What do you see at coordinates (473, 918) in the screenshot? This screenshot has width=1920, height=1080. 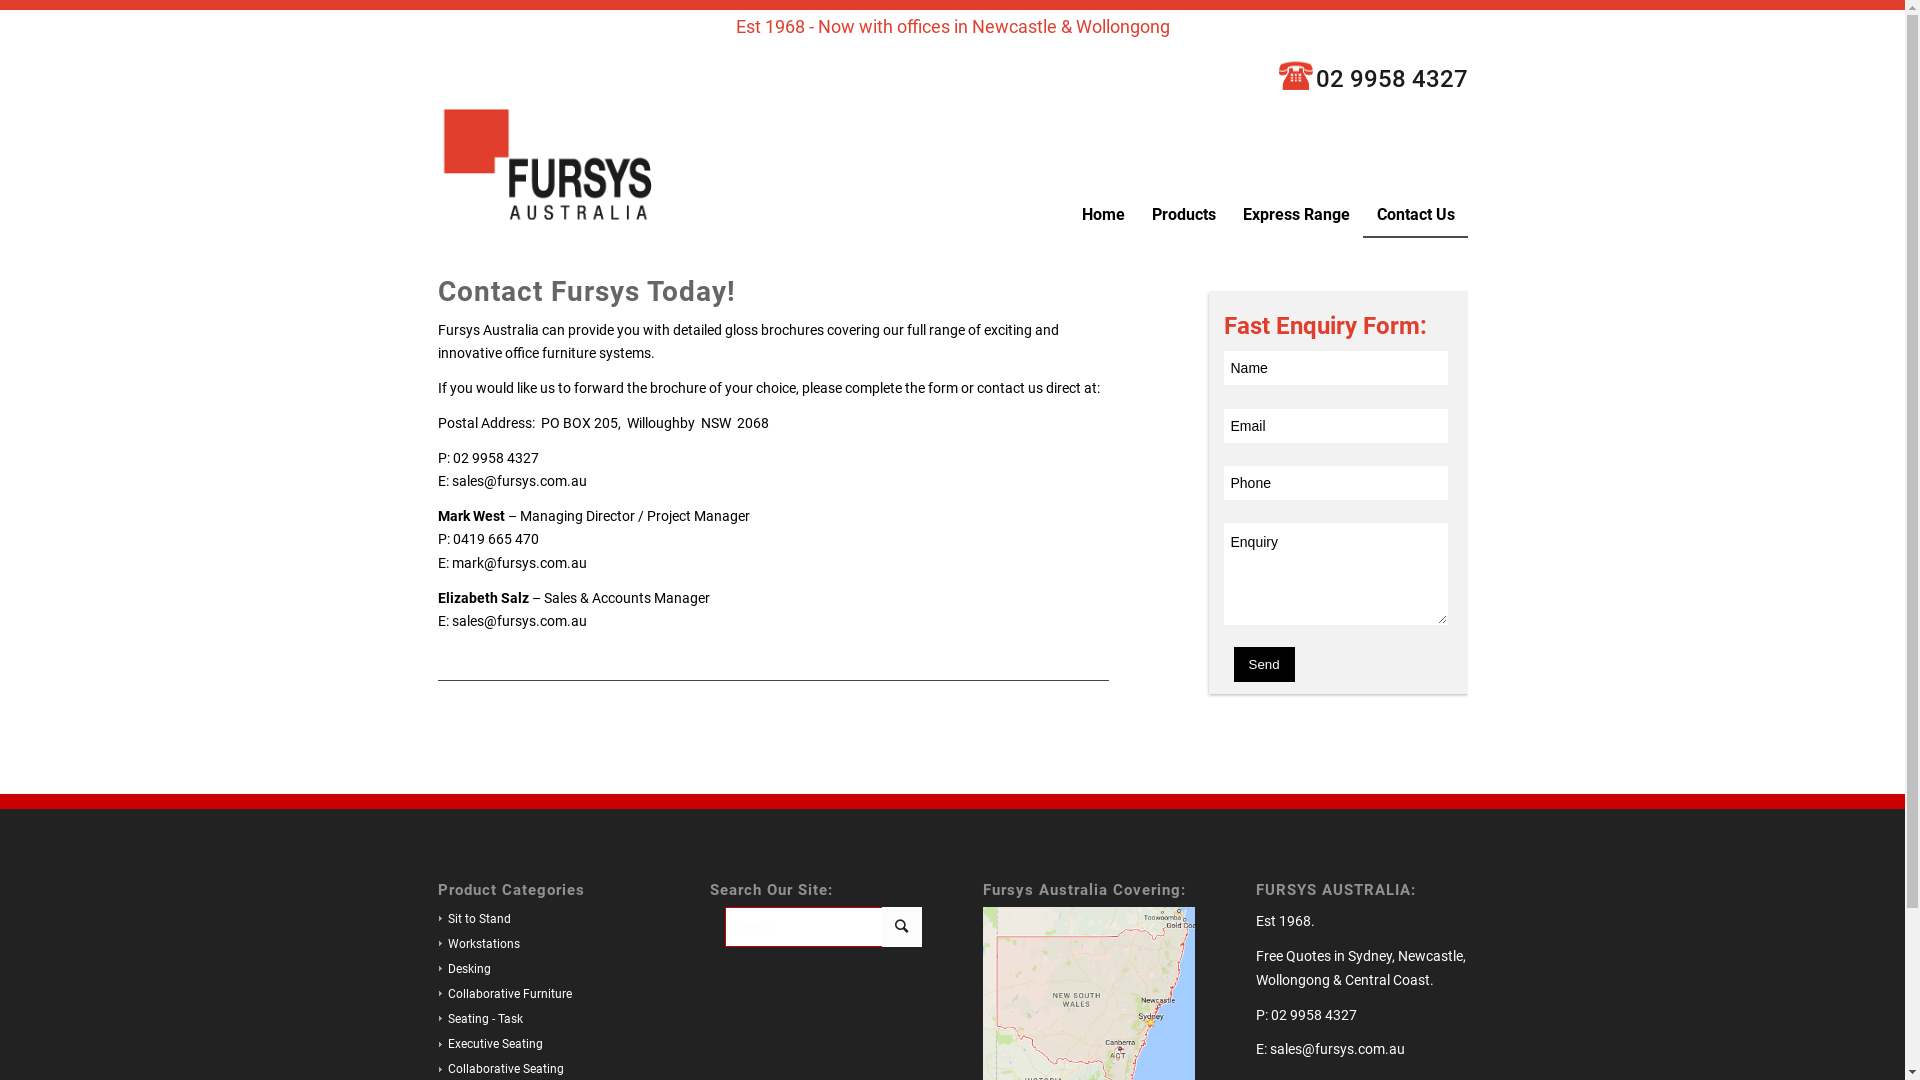 I see `'Sit to Stand'` at bounding box center [473, 918].